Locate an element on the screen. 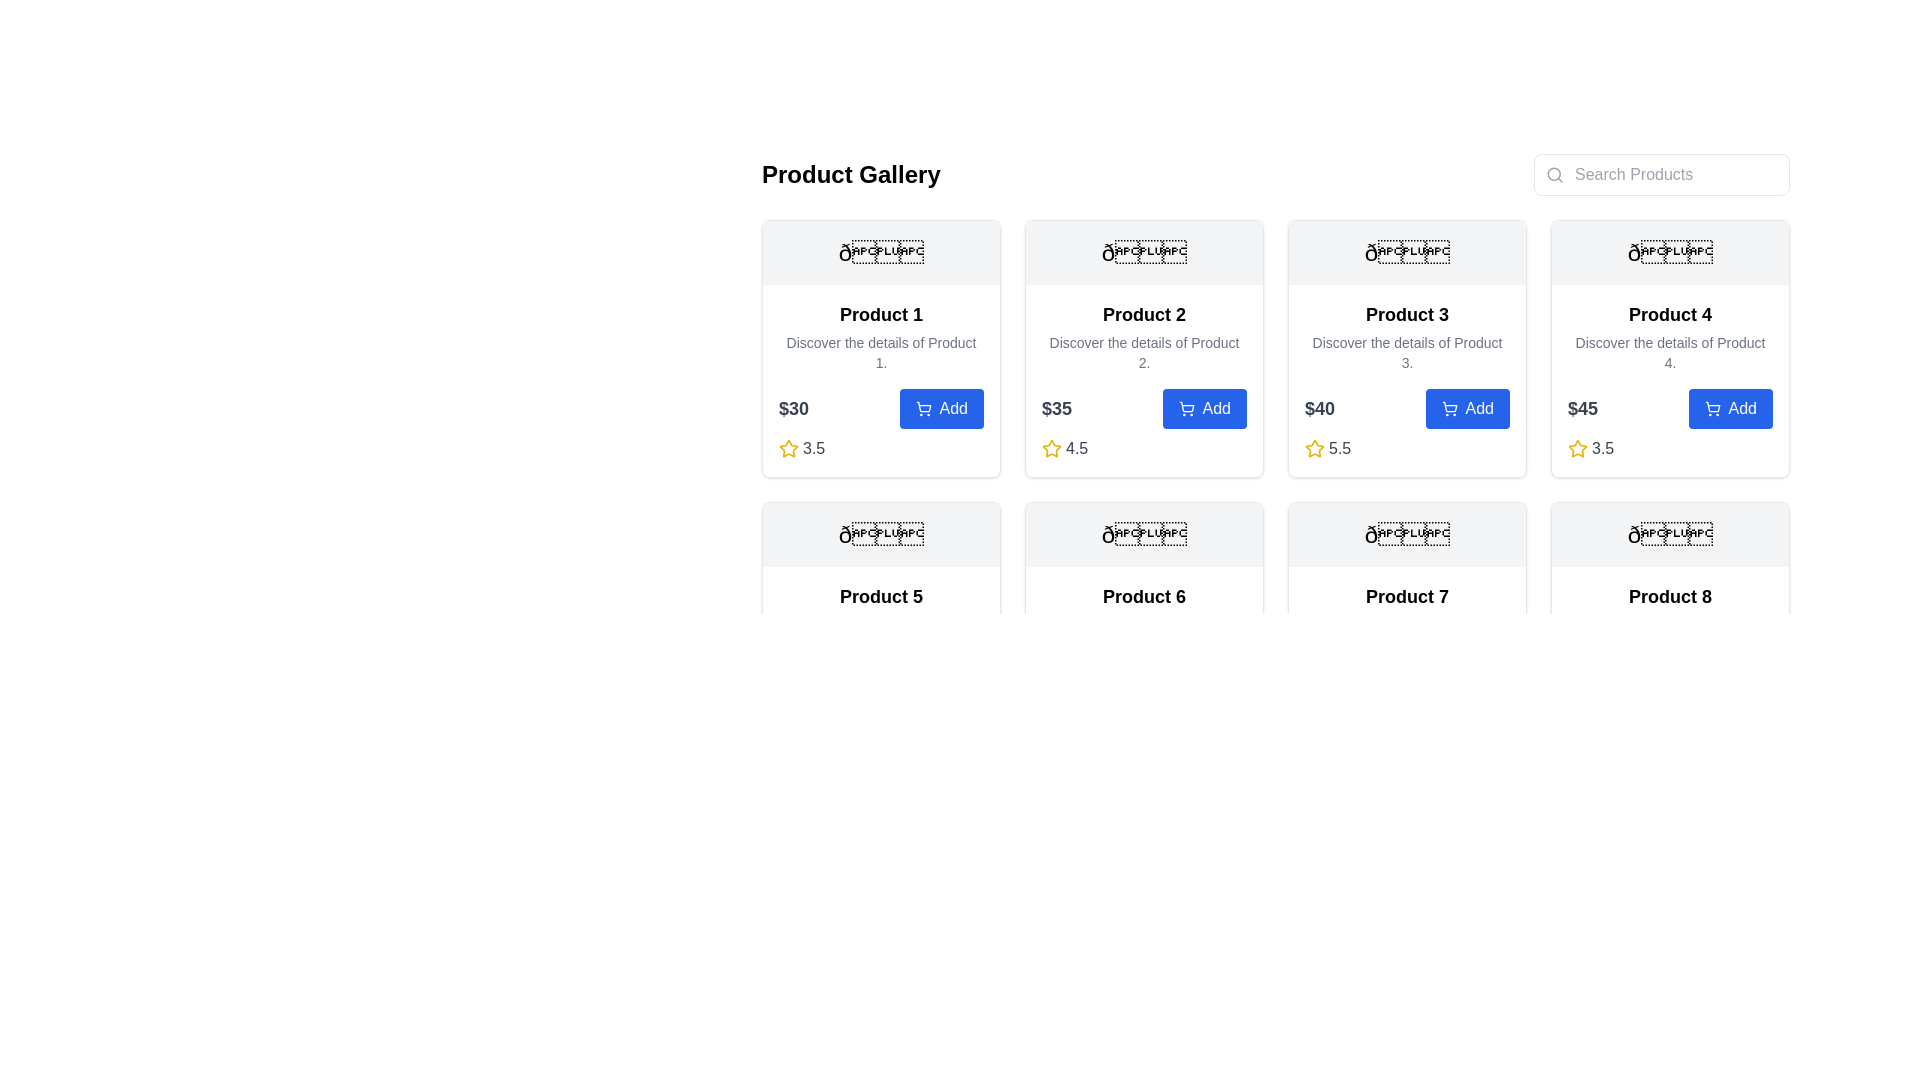 The height and width of the screenshot is (1080, 1920). the 'Add' button located in the 'Product 2' card is located at coordinates (1203, 407).